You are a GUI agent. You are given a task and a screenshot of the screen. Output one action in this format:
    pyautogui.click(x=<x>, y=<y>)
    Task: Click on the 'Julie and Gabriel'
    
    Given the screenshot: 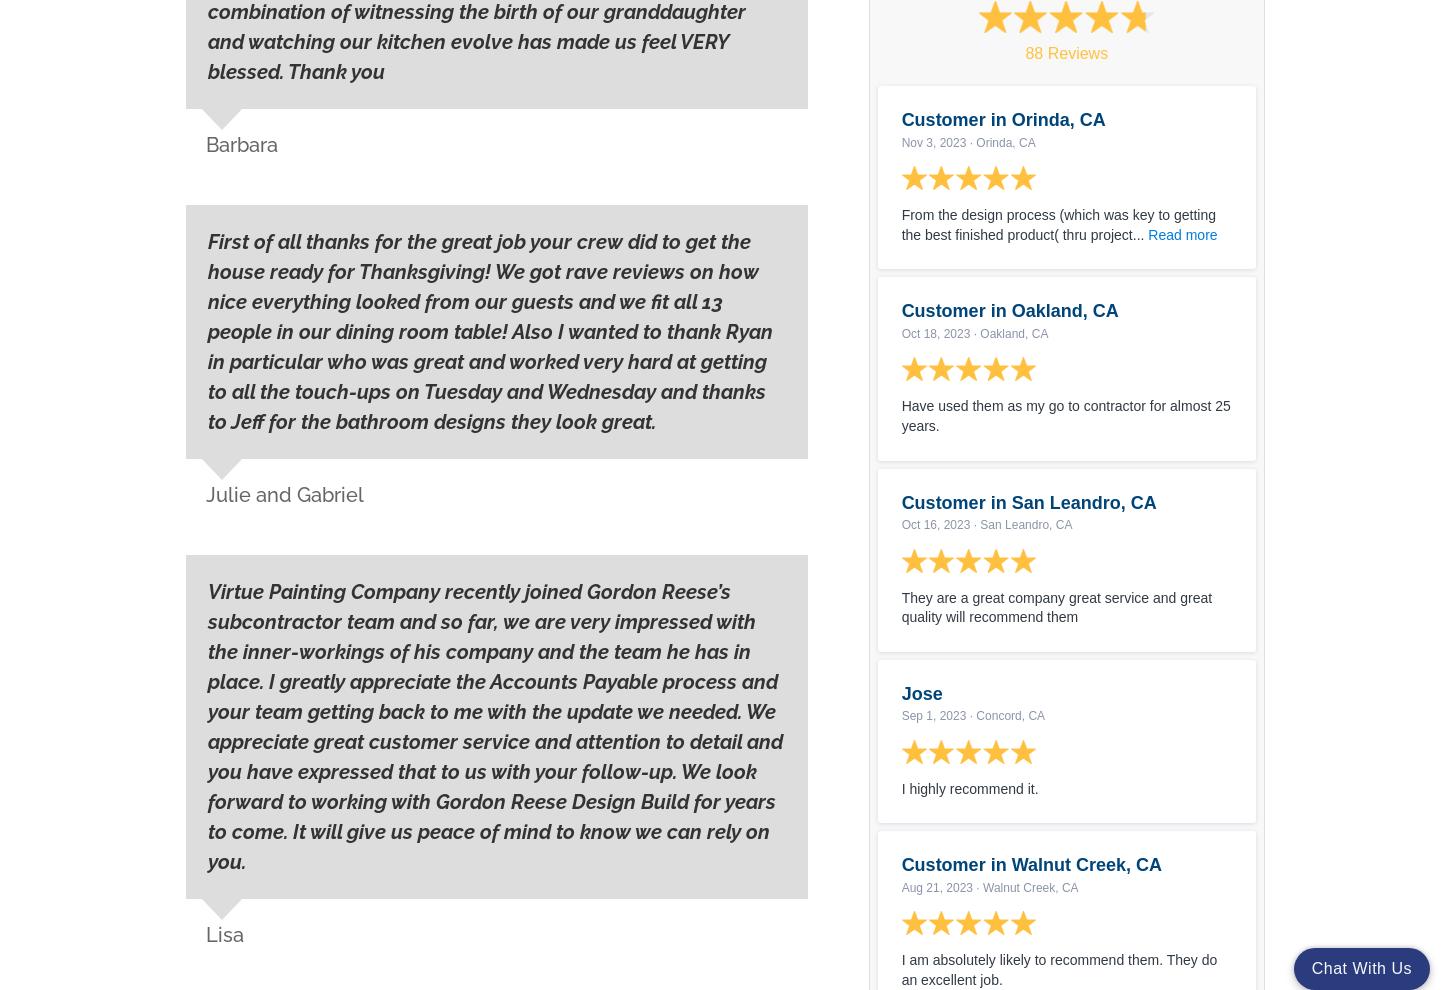 What is the action you would take?
    pyautogui.click(x=285, y=494)
    